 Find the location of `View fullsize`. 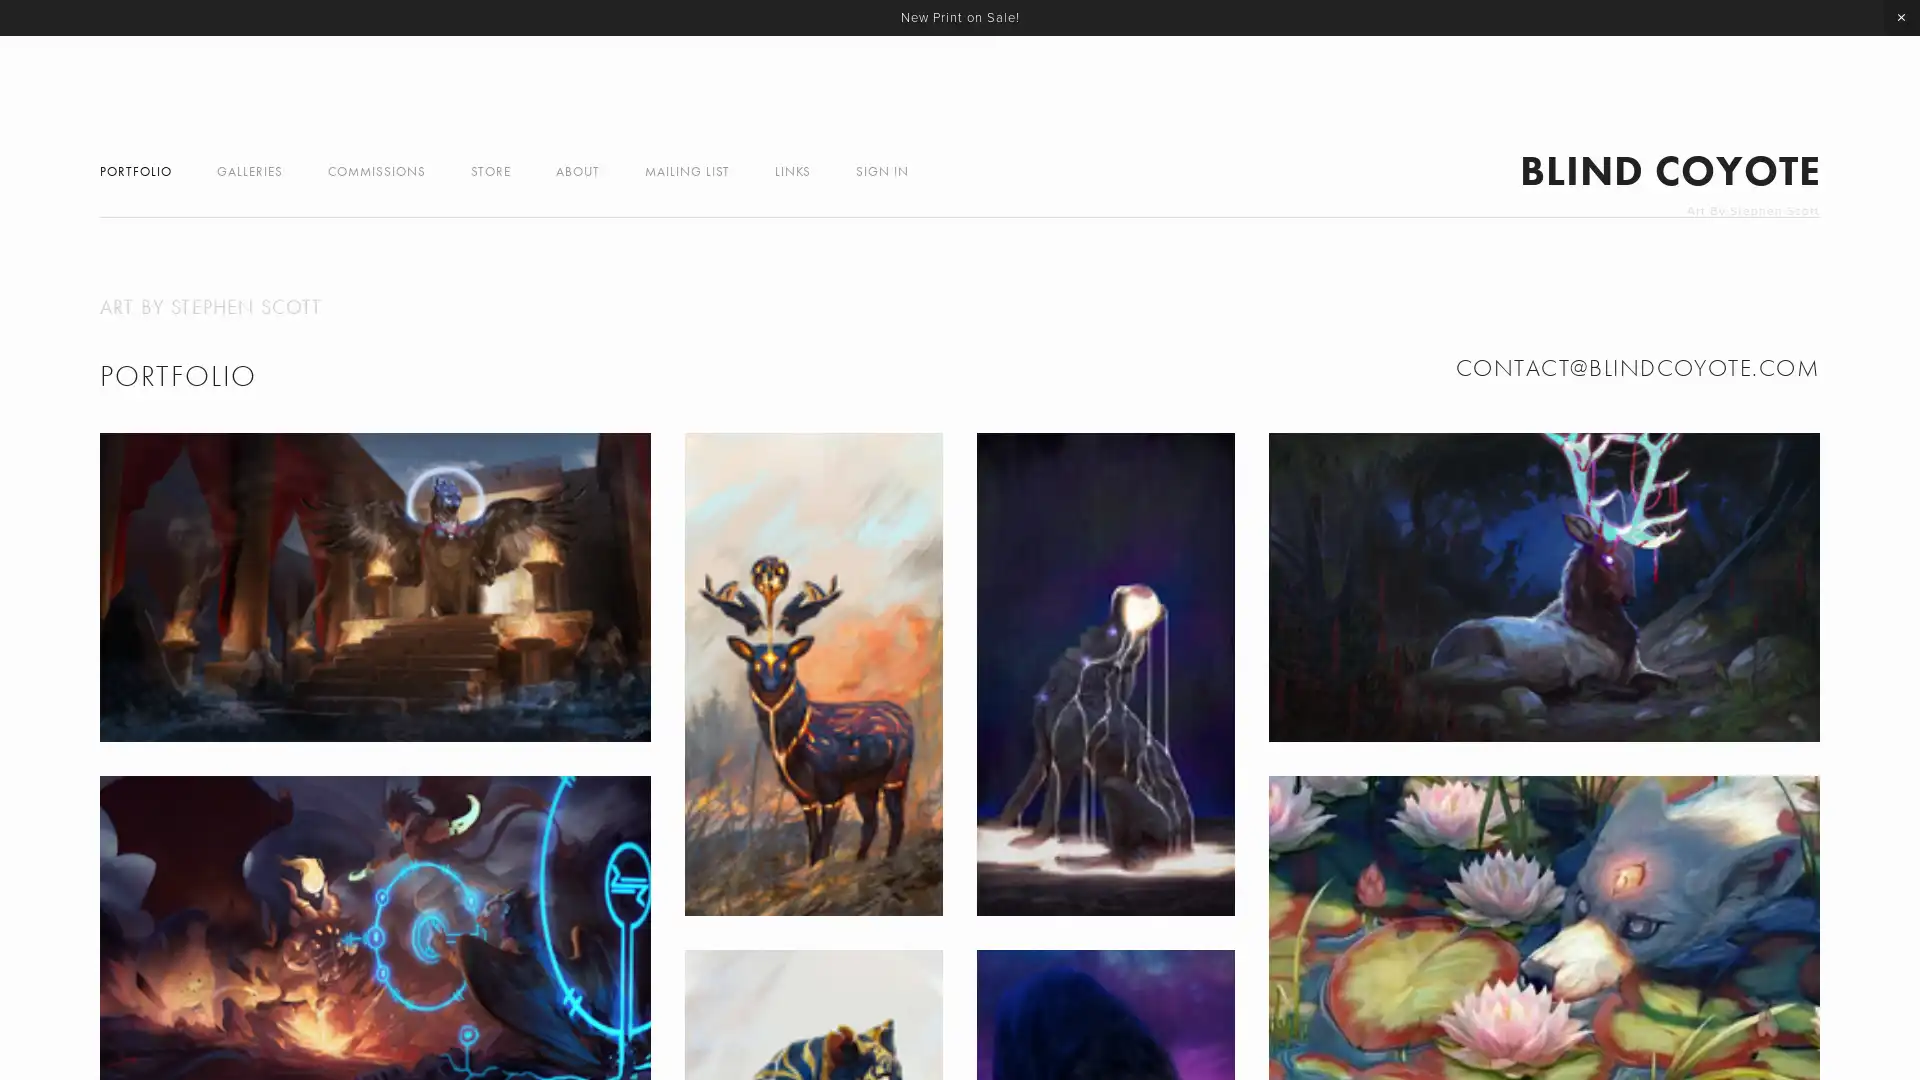

View fullsize is located at coordinates (1543, 585).